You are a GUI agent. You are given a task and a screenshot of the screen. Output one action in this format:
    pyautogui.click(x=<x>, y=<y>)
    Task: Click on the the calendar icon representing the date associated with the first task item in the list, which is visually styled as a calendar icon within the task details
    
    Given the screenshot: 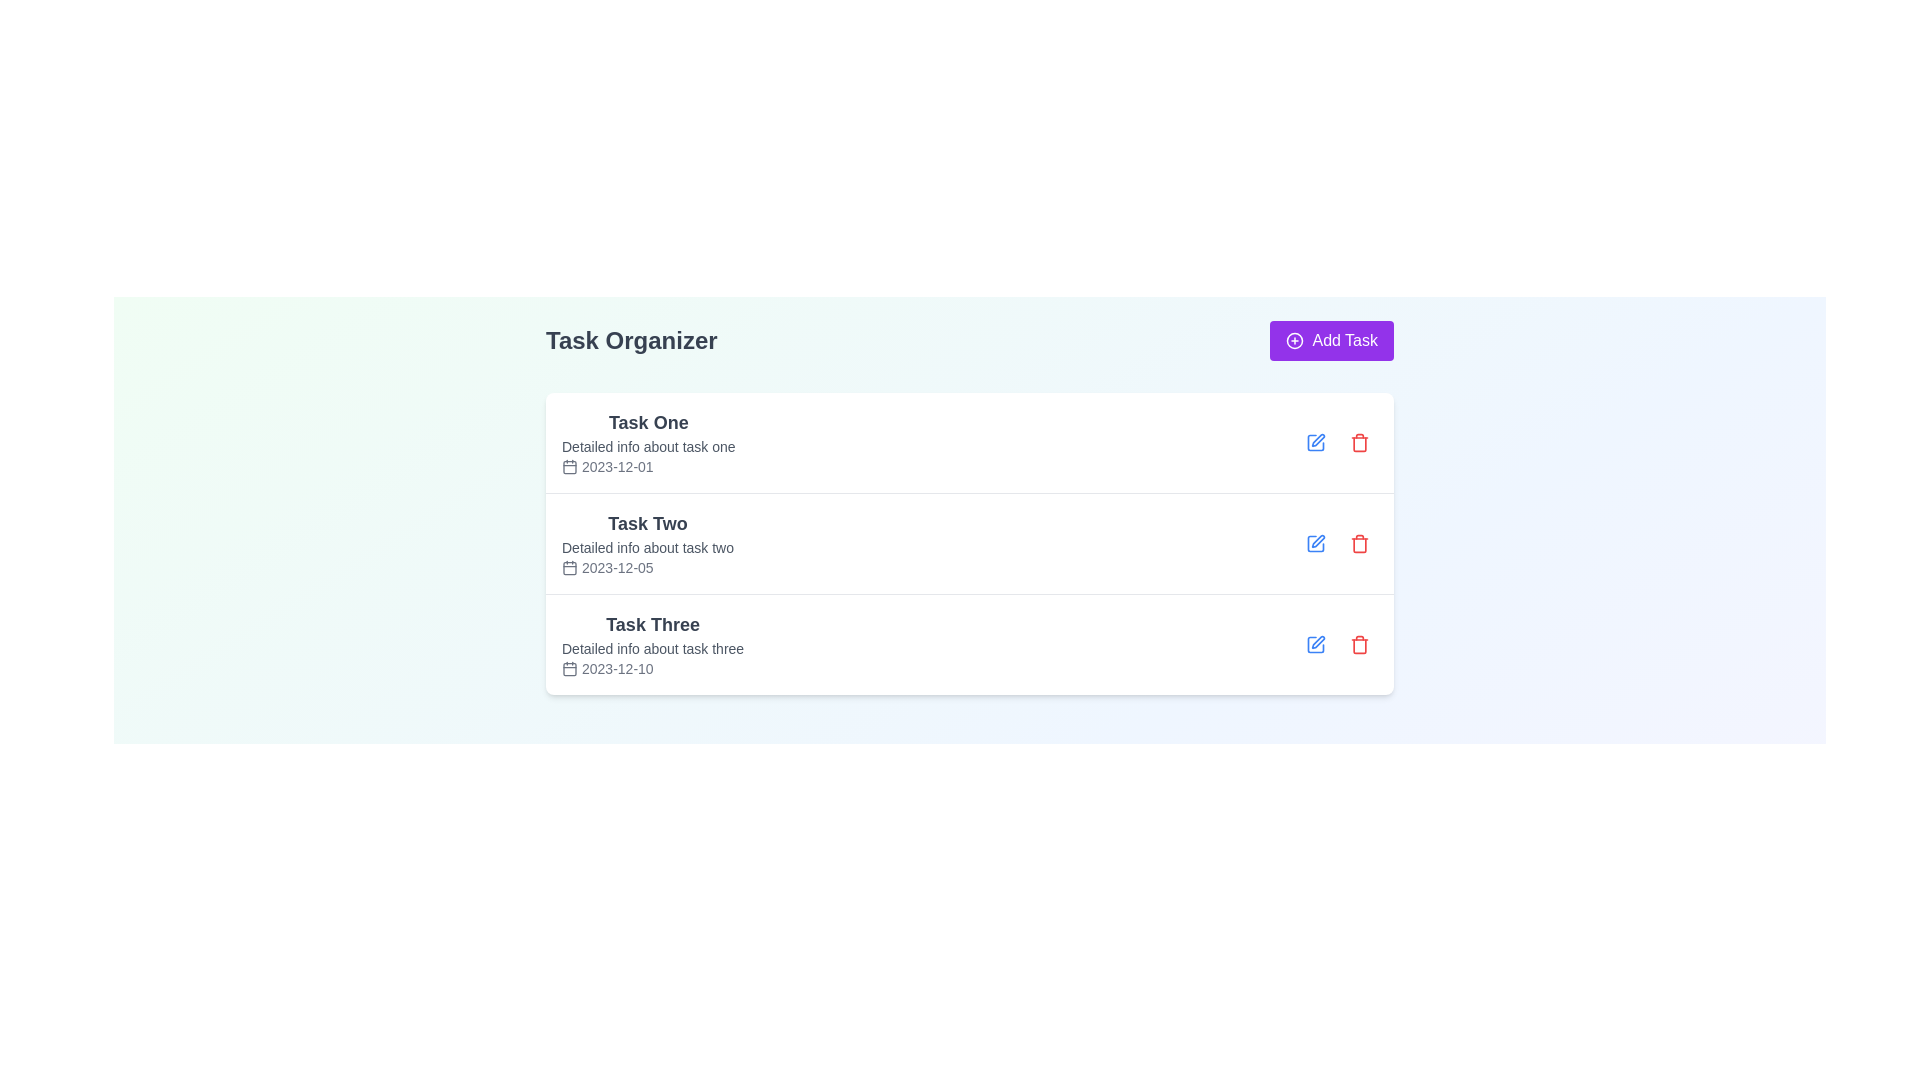 What is the action you would take?
    pyautogui.click(x=569, y=466)
    